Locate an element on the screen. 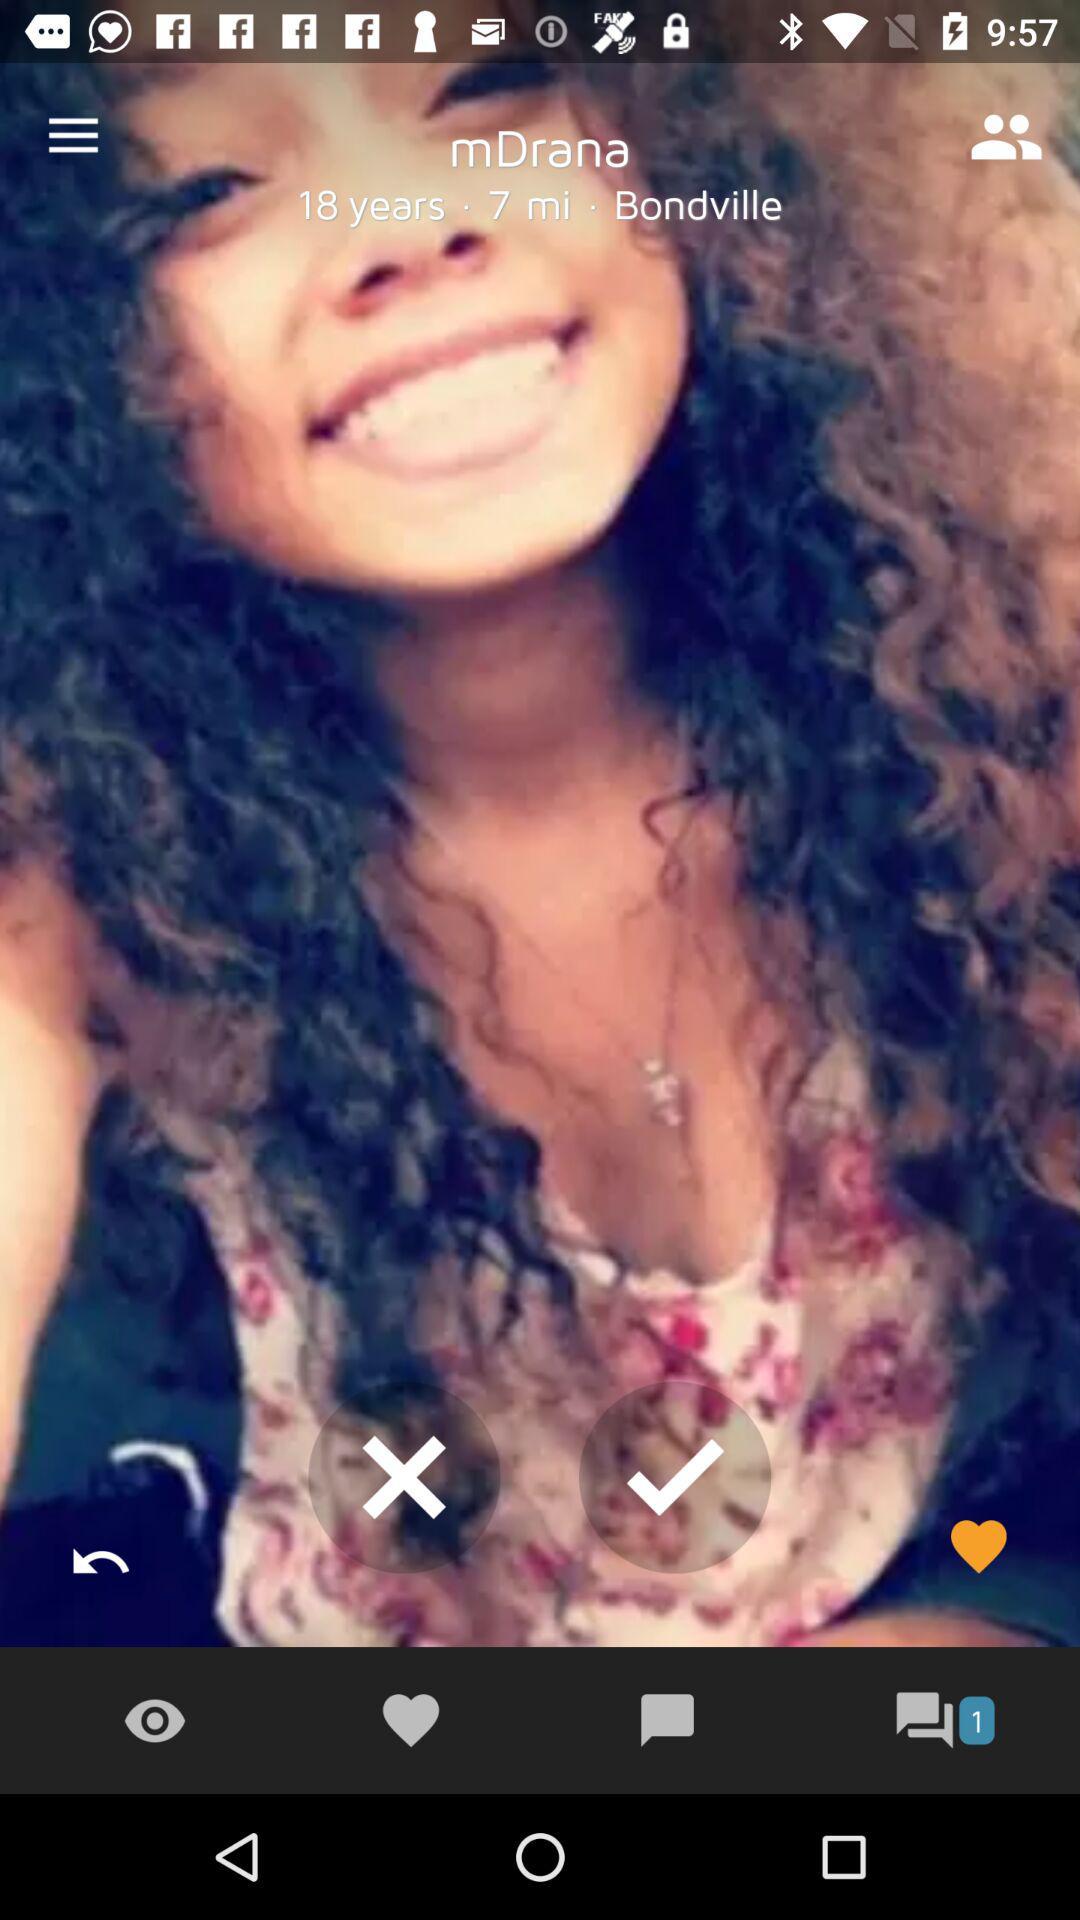 This screenshot has width=1080, height=1920. the check icon is located at coordinates (675, 1477).